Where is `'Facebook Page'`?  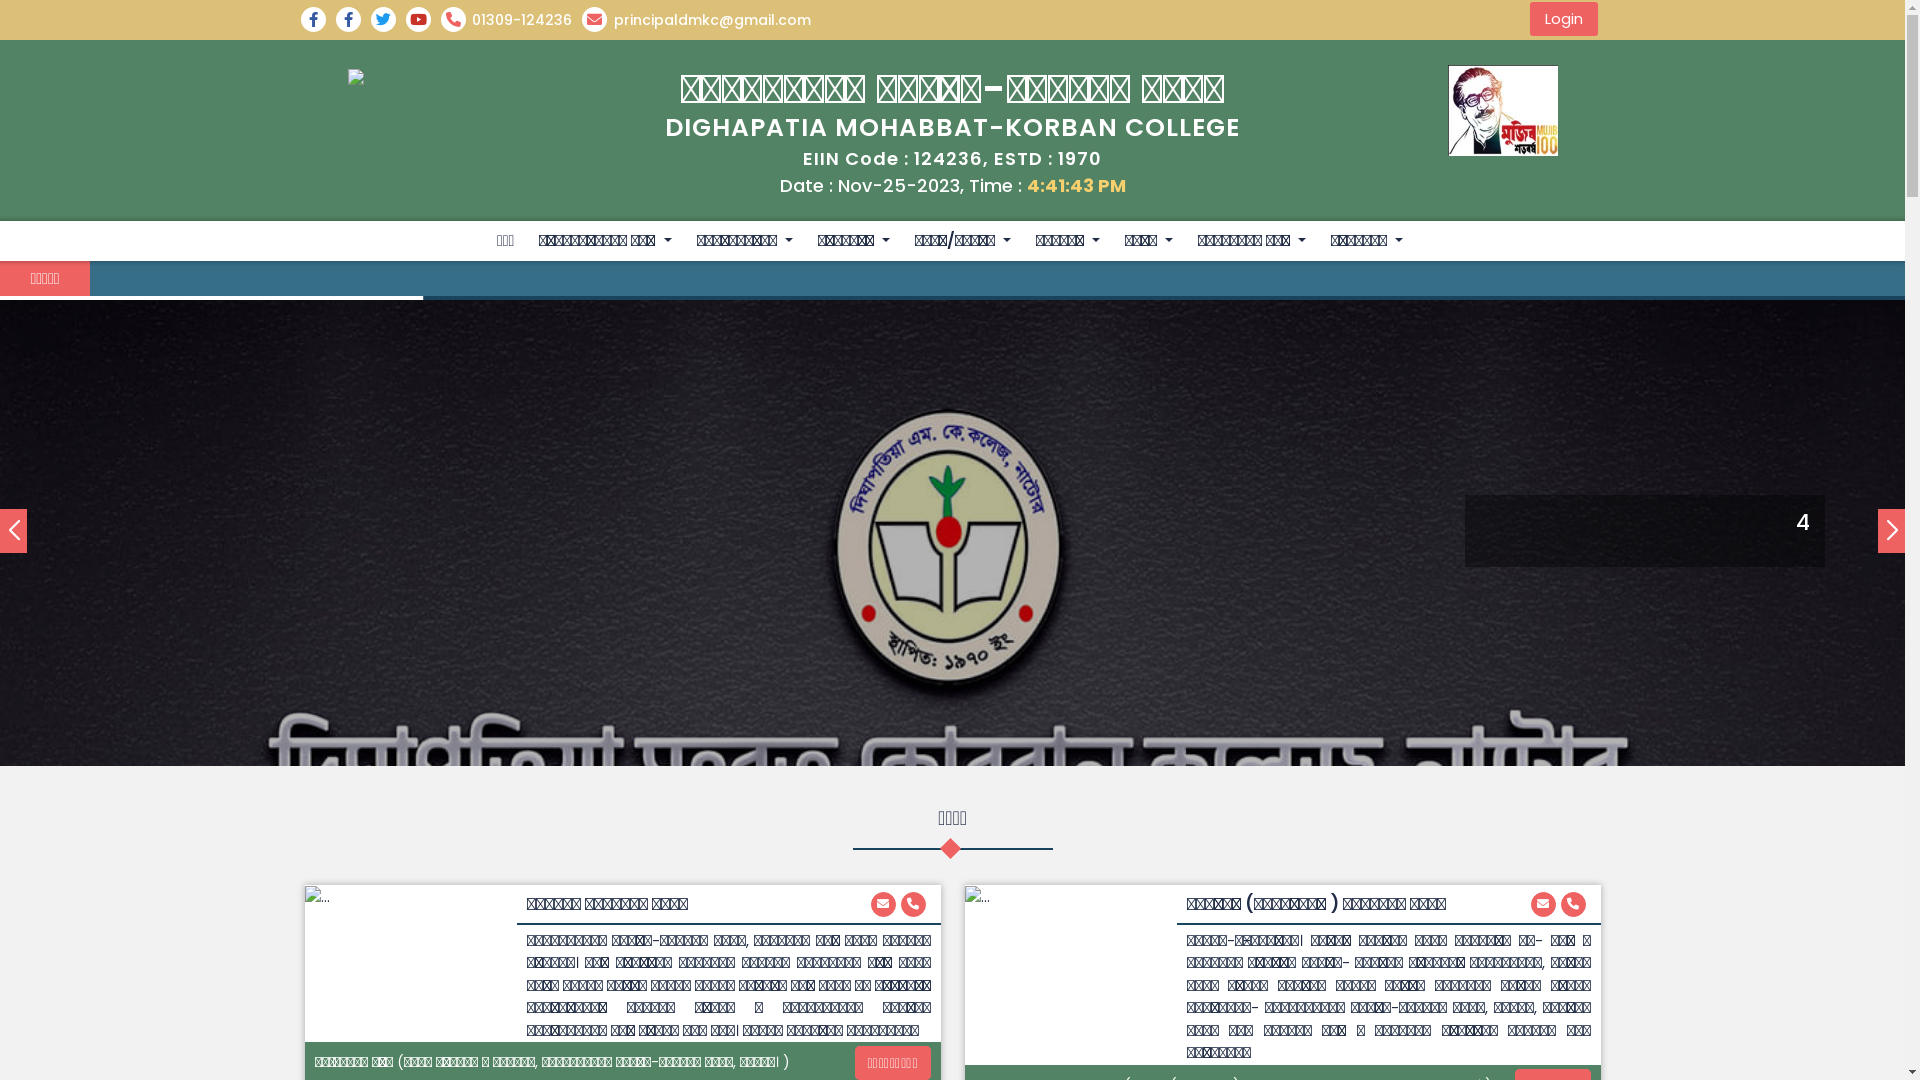 'Facebook Page' is located at coordinates (353, 19).